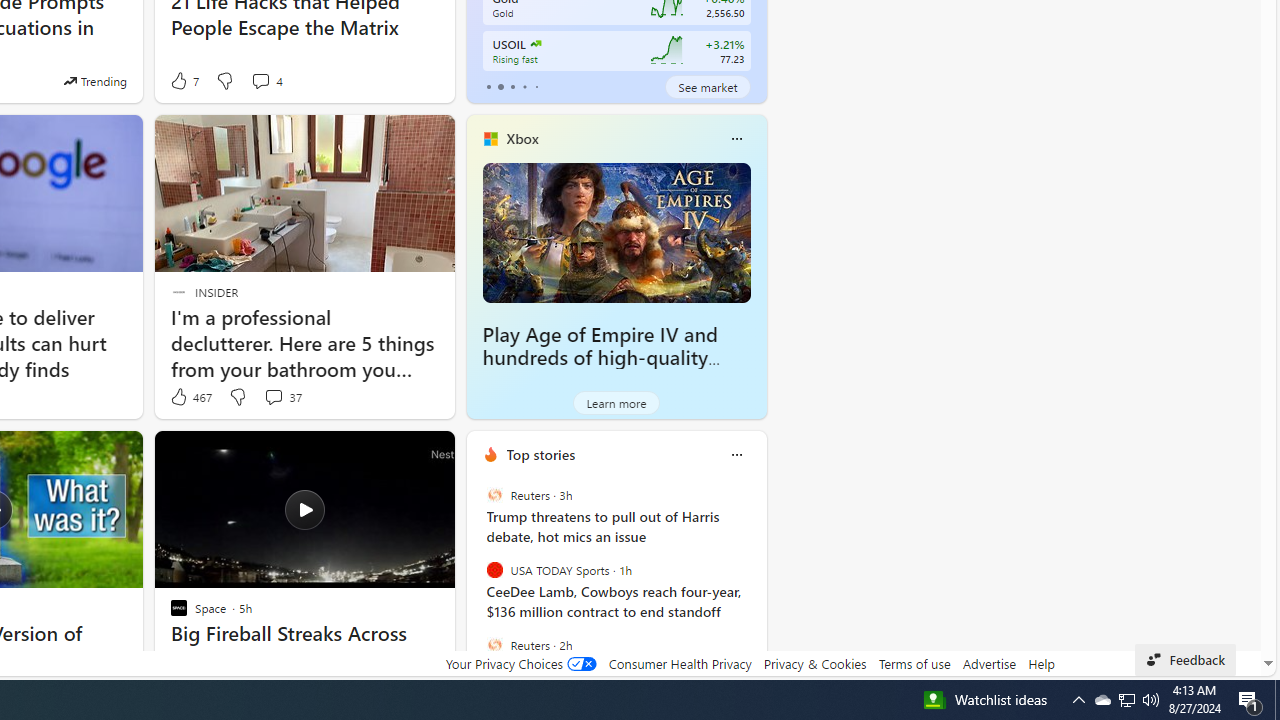 The height and width of the screenshot is (720, 1280). Describe the element at coordinates (183, 80) in the screenshot. I see `'7 Like'` at that location.